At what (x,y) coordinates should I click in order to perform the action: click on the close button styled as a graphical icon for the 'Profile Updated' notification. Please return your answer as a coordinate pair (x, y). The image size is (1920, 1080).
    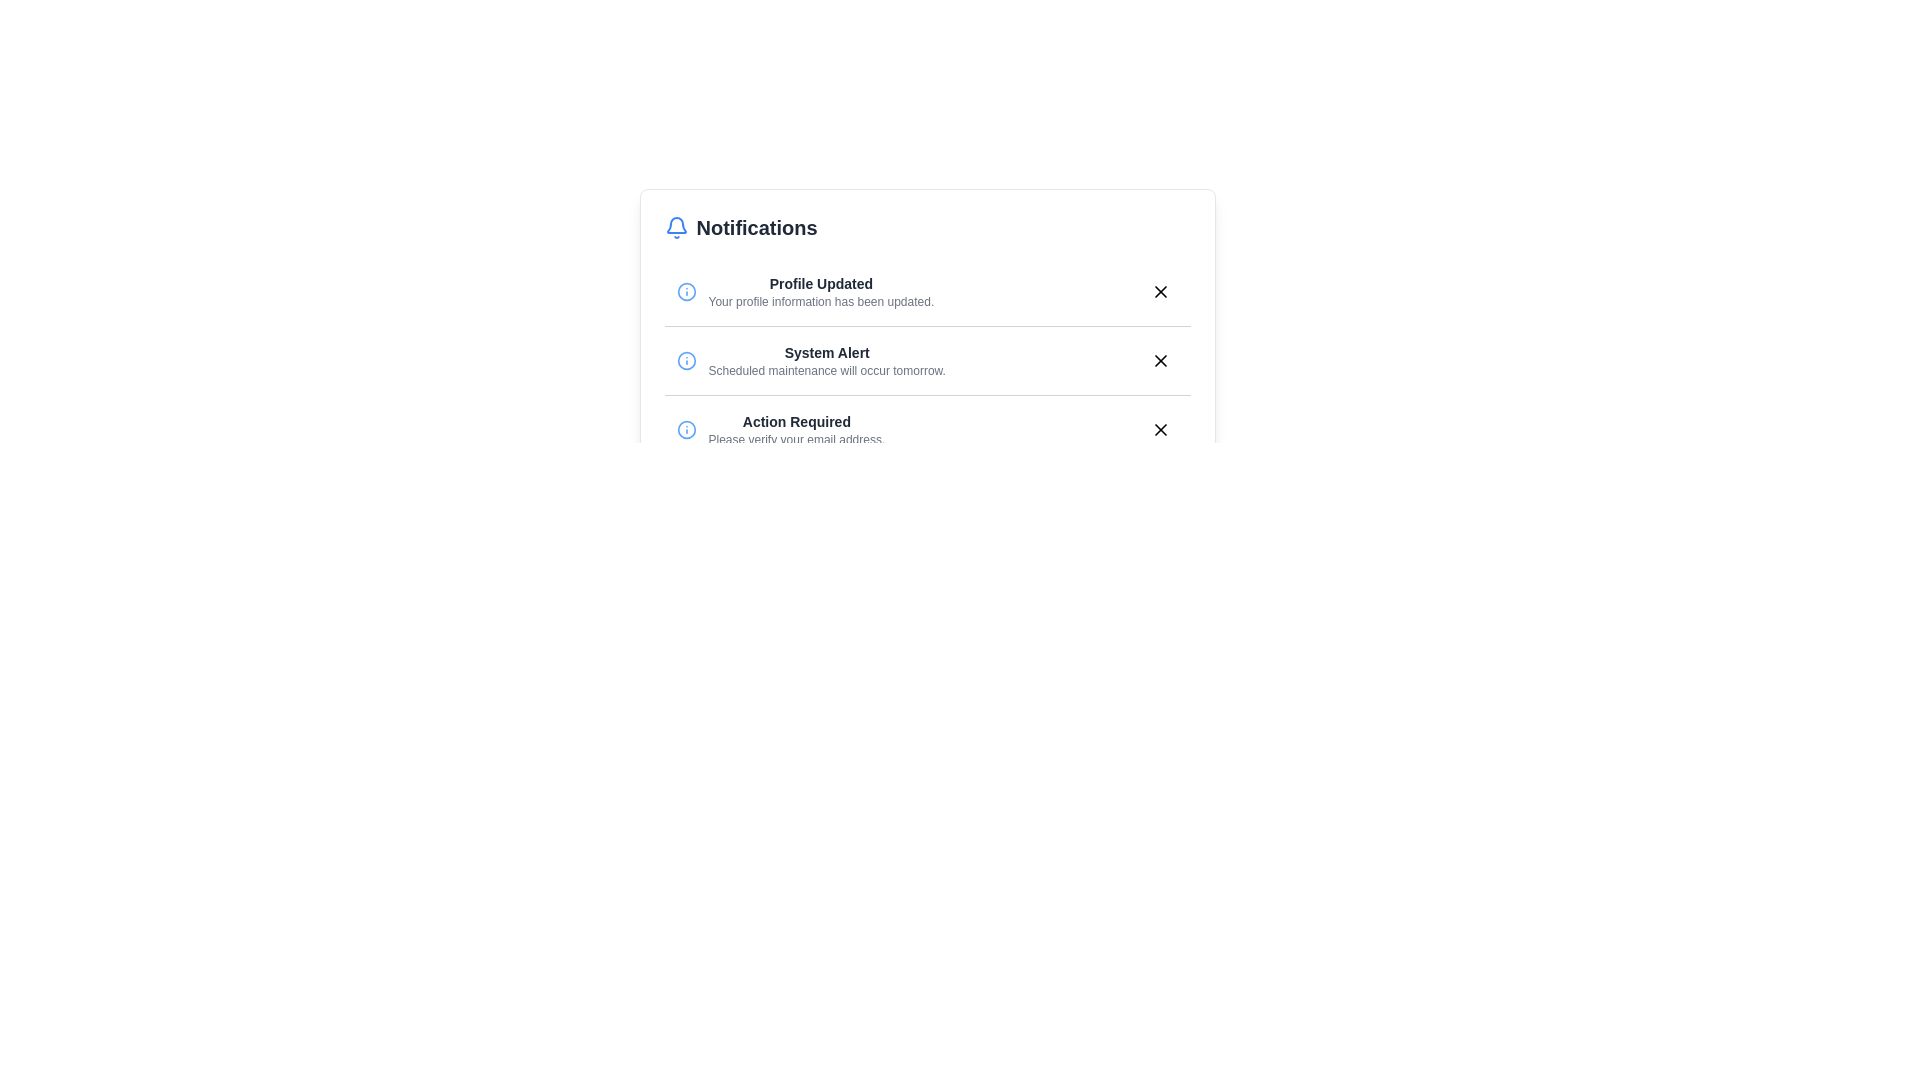
    Looking at the image, I should click on (1160, 292).